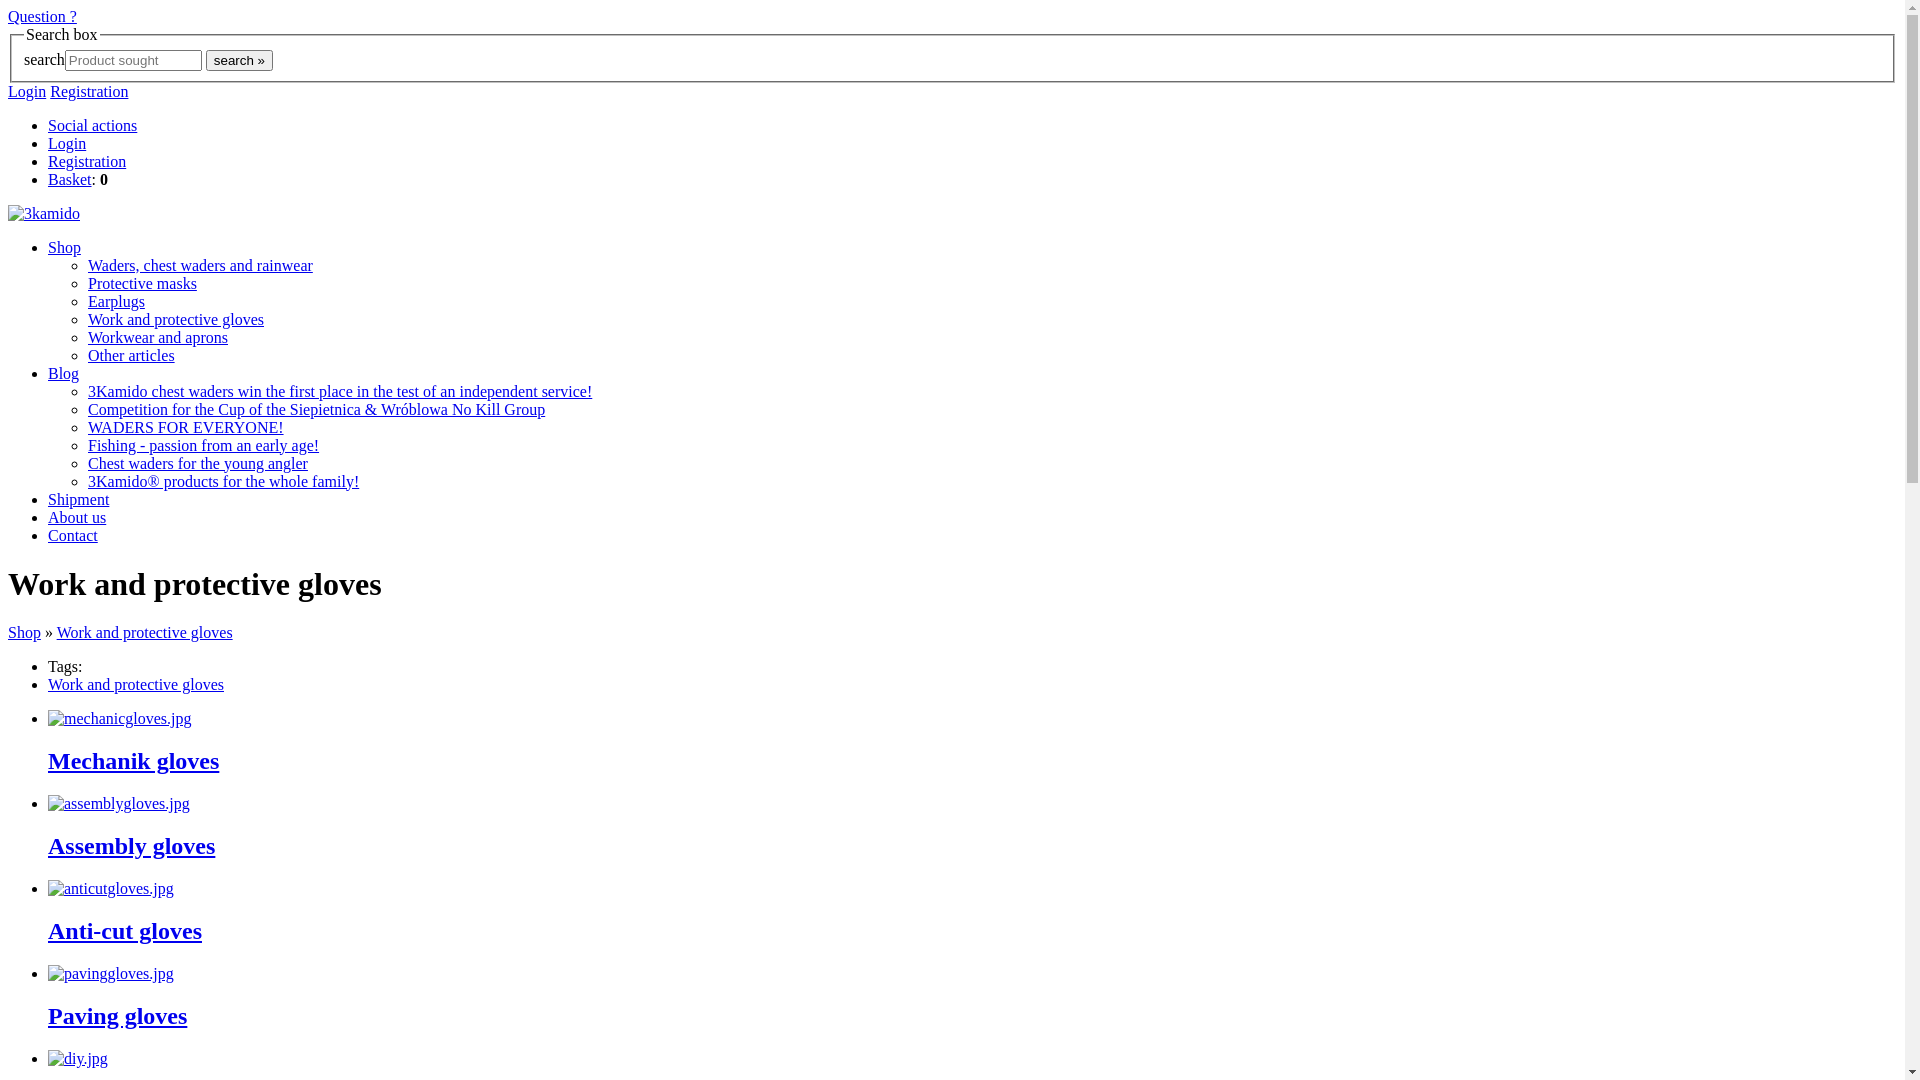 This screenshot has width=1920, height=1080. Describe the element at coordinates (88, 91) in the screenshot. I see `'Registration'` at that location.